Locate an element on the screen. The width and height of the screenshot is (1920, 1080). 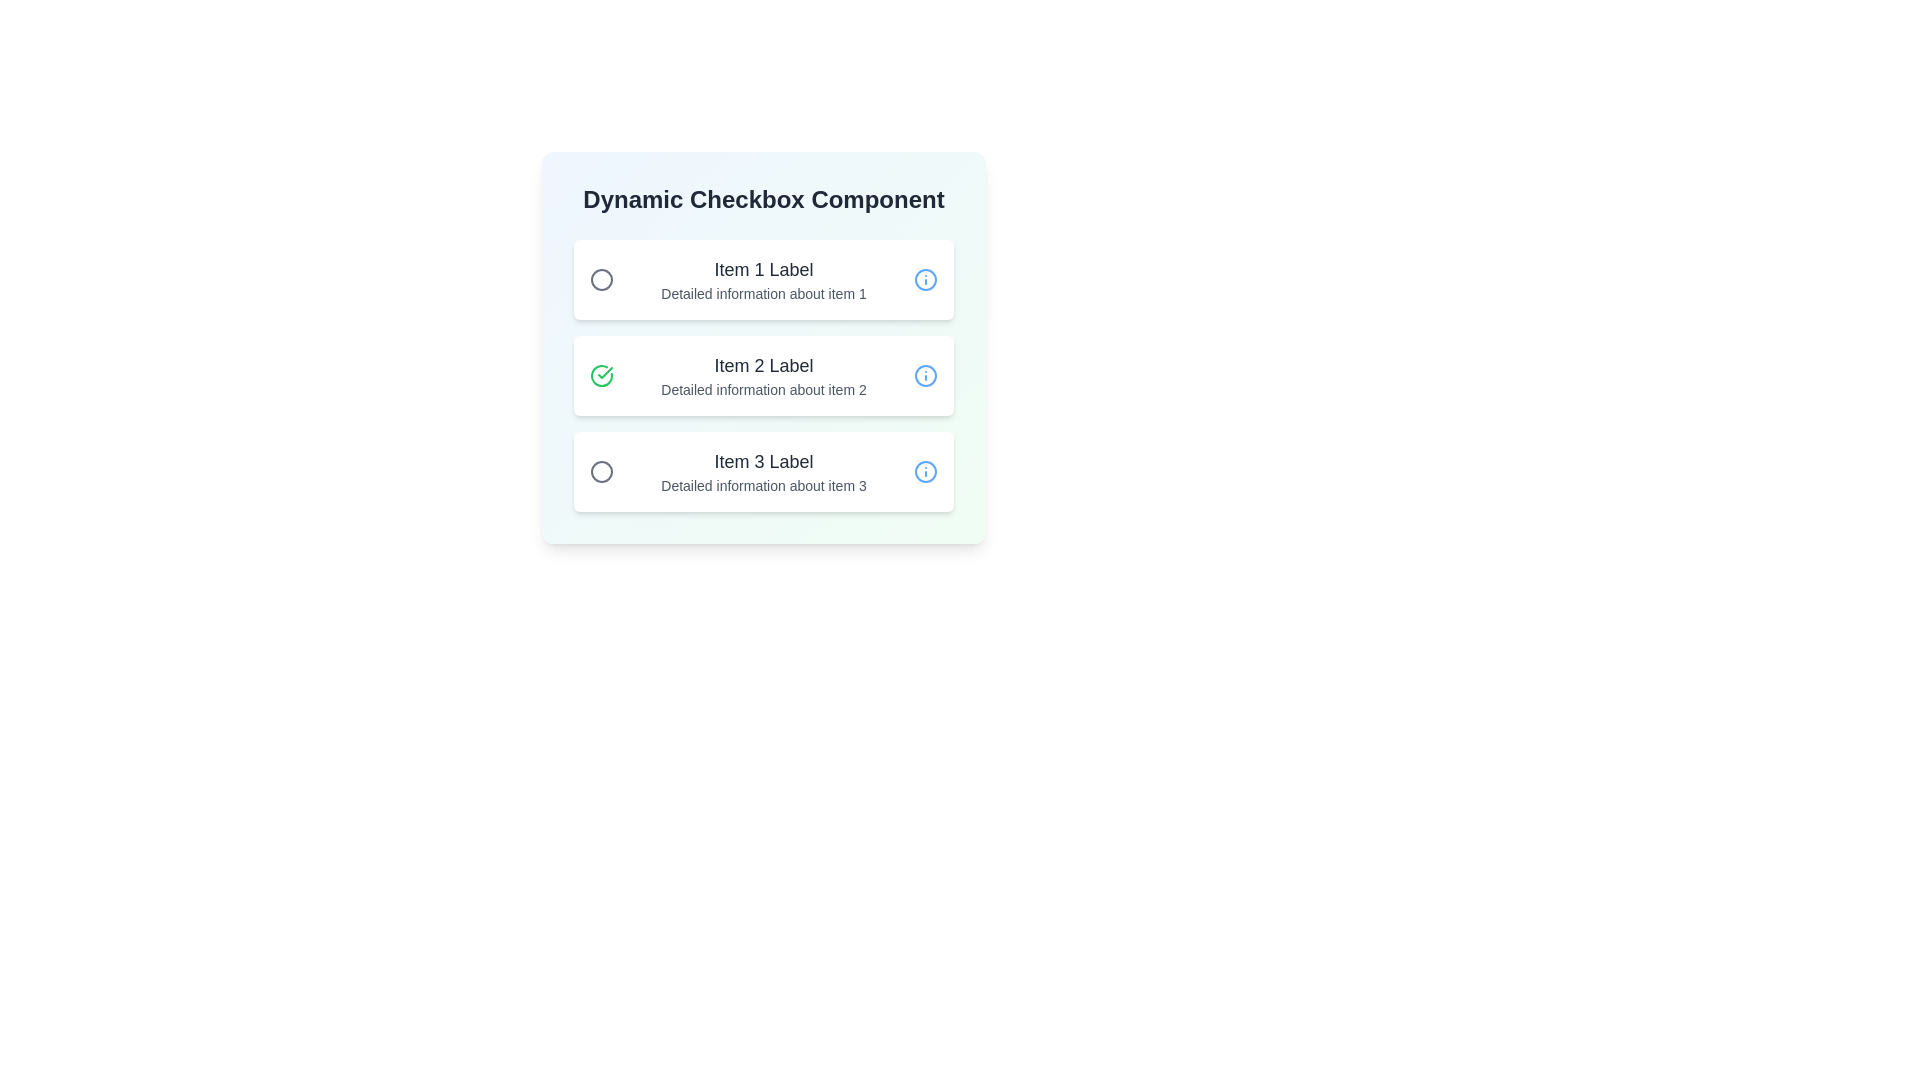
the 'info' icon for Item 1 to view additional information is located at coordinates (925, 280).